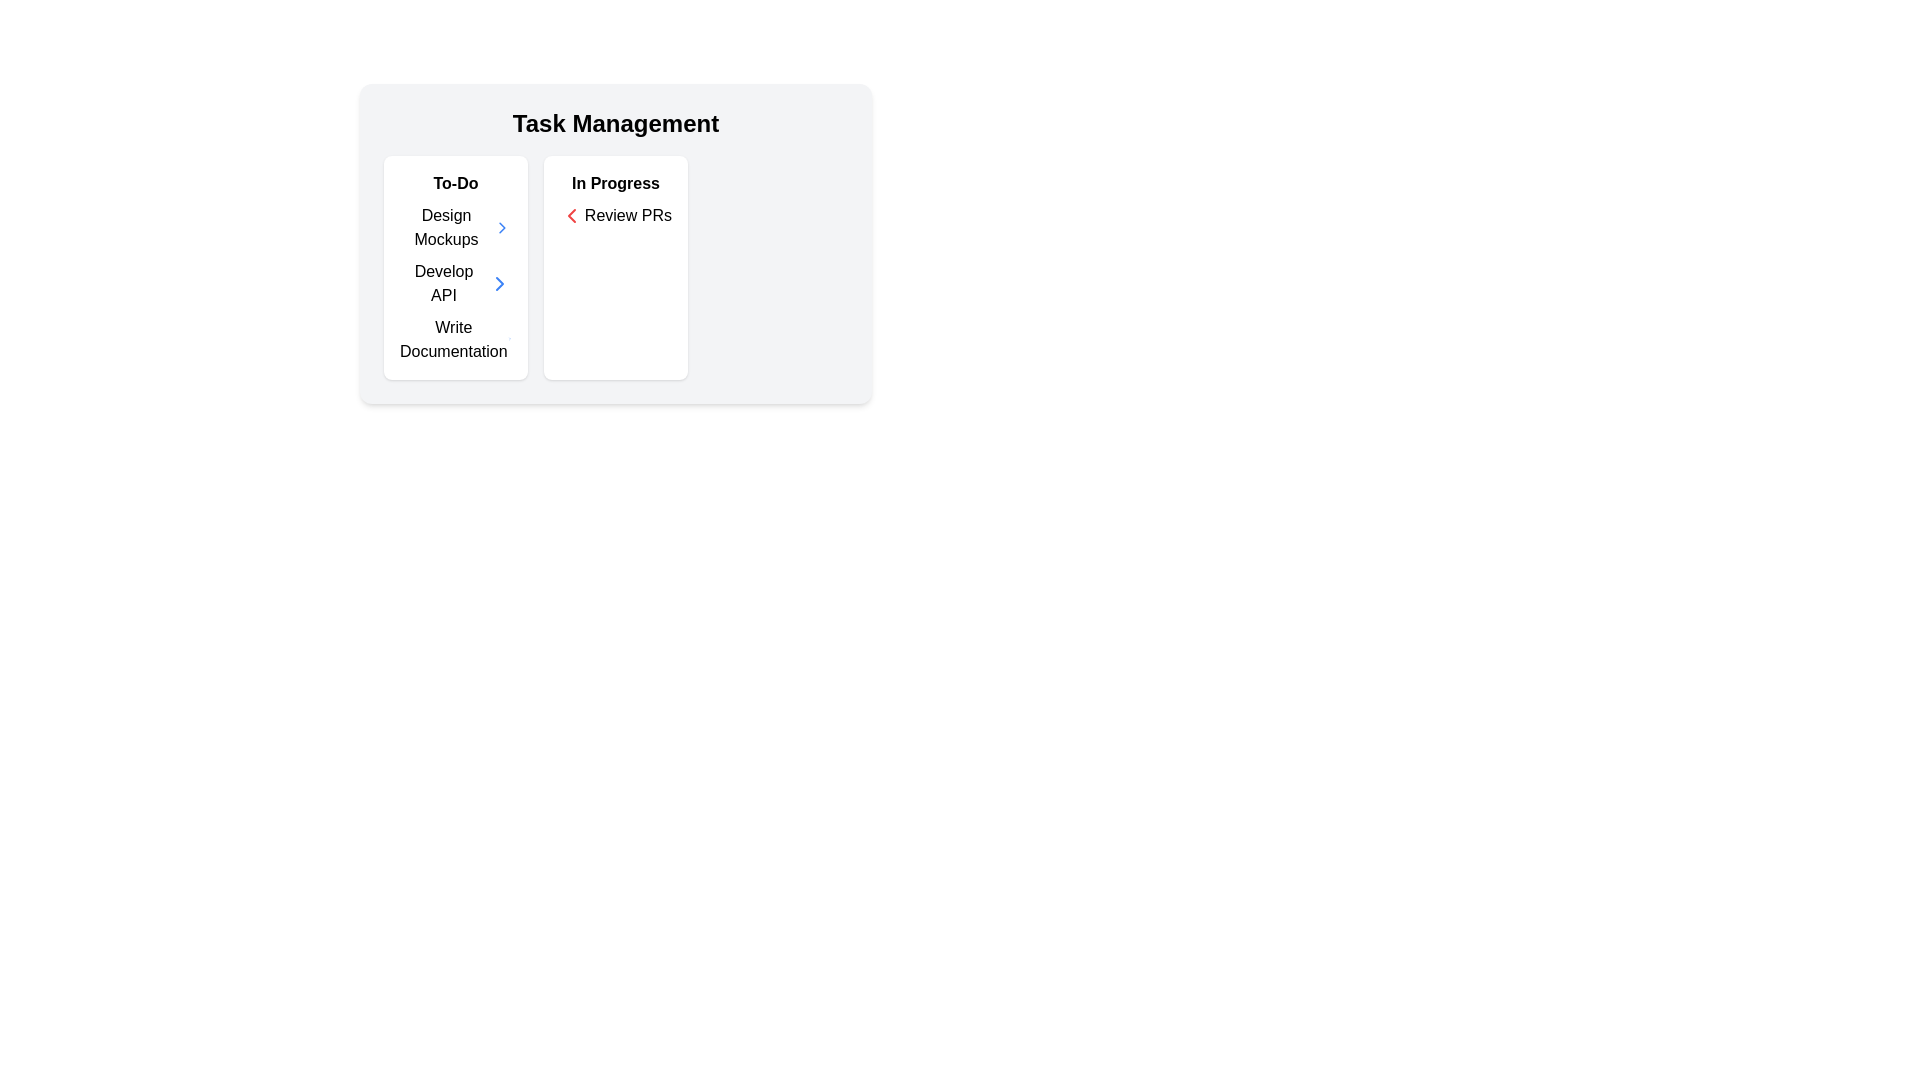 This screenshot has height=1080, width=1920. Describe the element at coordinates (452, 338) in the screenshot. I see `the text box displaying 'Write Documentation' in the bottom portion of the 'To-Do' column for potential interaction` at that location.